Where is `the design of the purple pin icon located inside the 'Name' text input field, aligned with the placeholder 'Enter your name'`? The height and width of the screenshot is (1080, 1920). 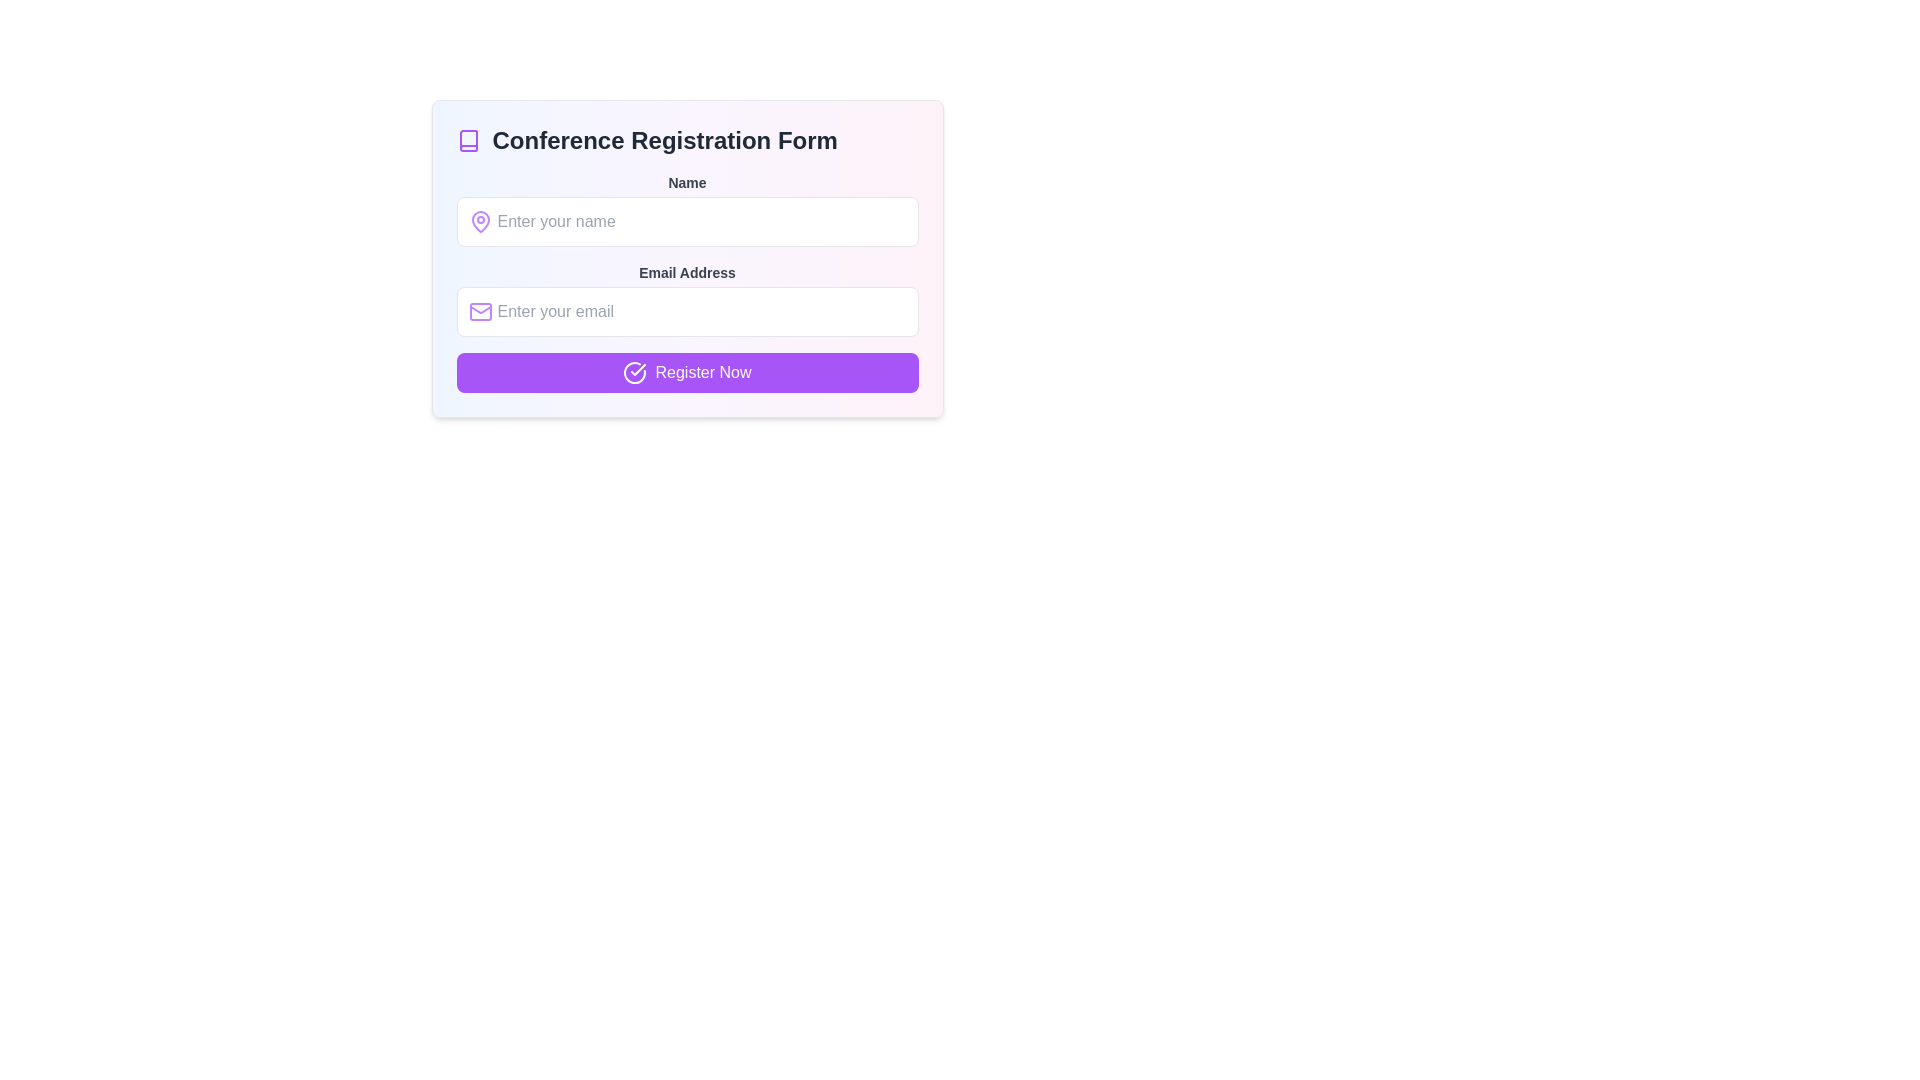 the design of the purple pin icon located inside the 'Name' text input field, aligned with the placeholder 'Enter your name' is located at coordinates (480, 222).